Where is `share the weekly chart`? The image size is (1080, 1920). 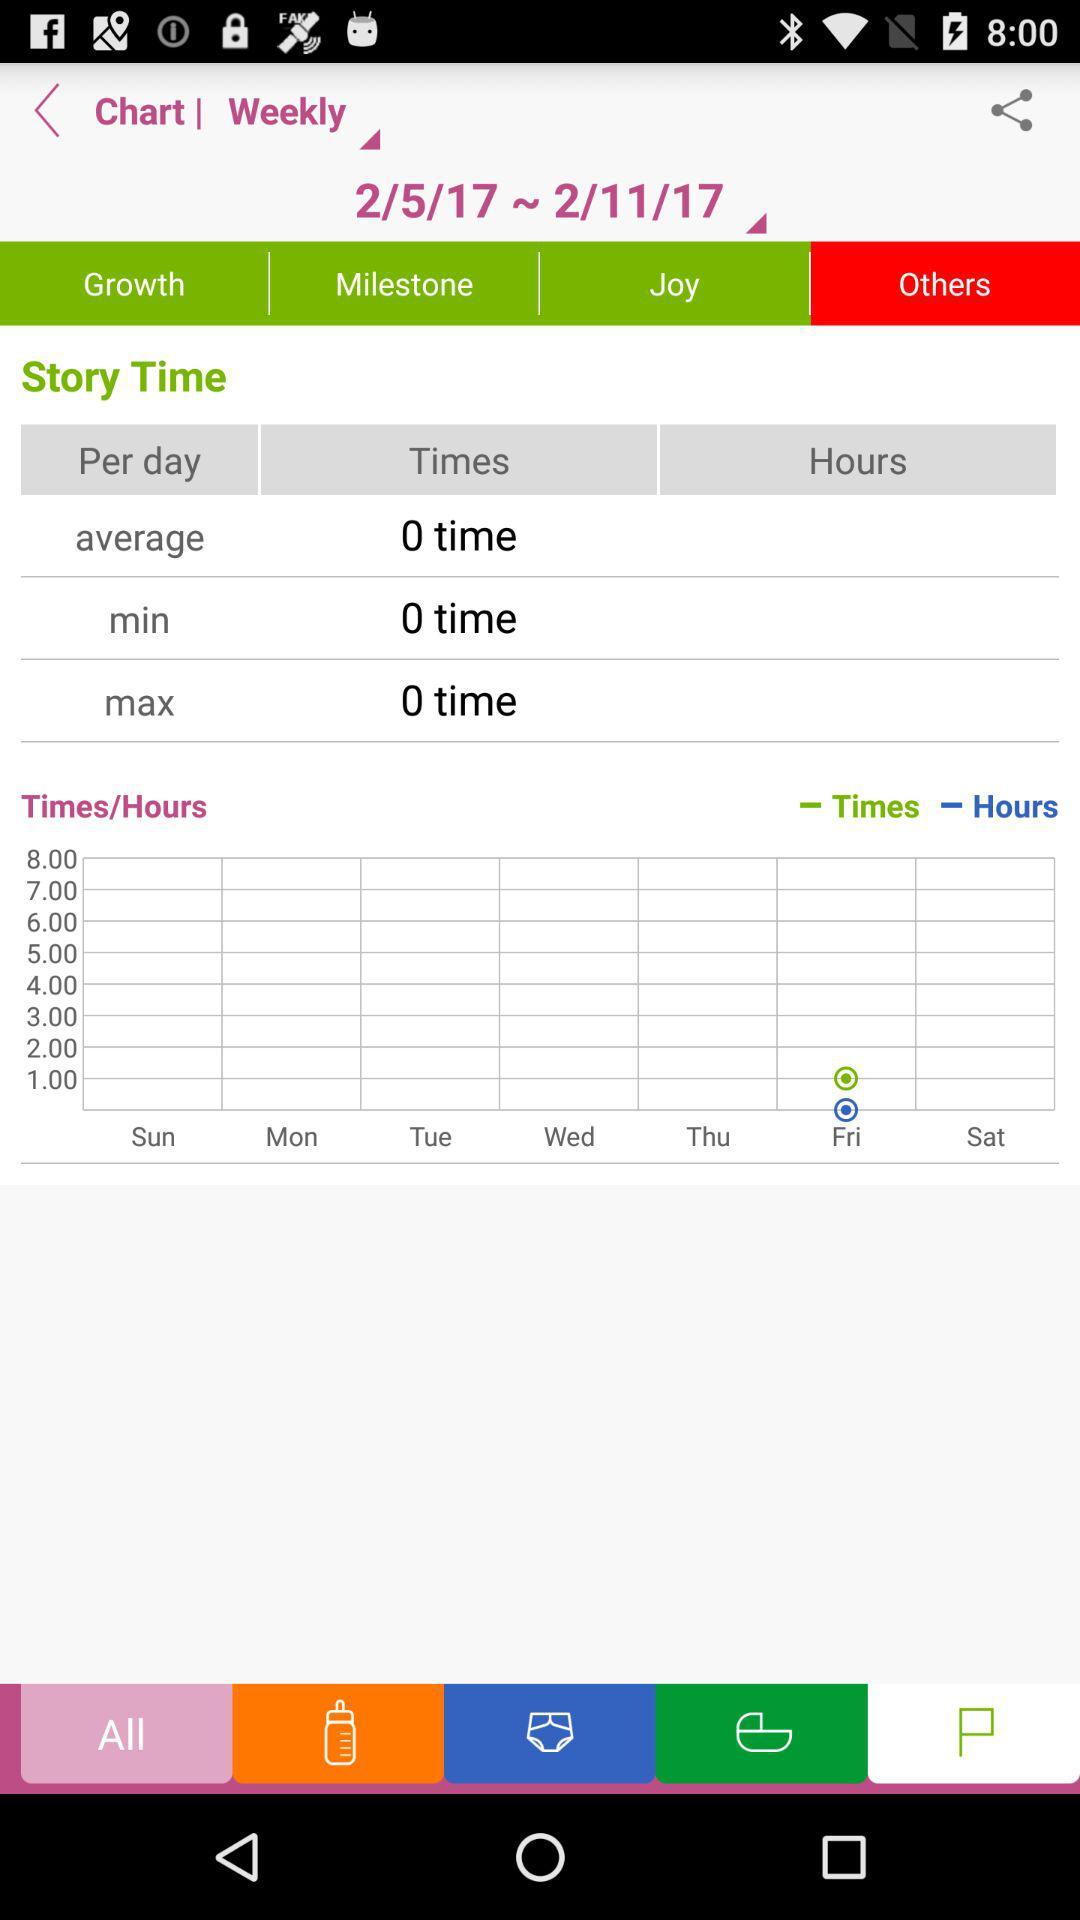 share the weekly chart is located at coordinates (1022, 109).